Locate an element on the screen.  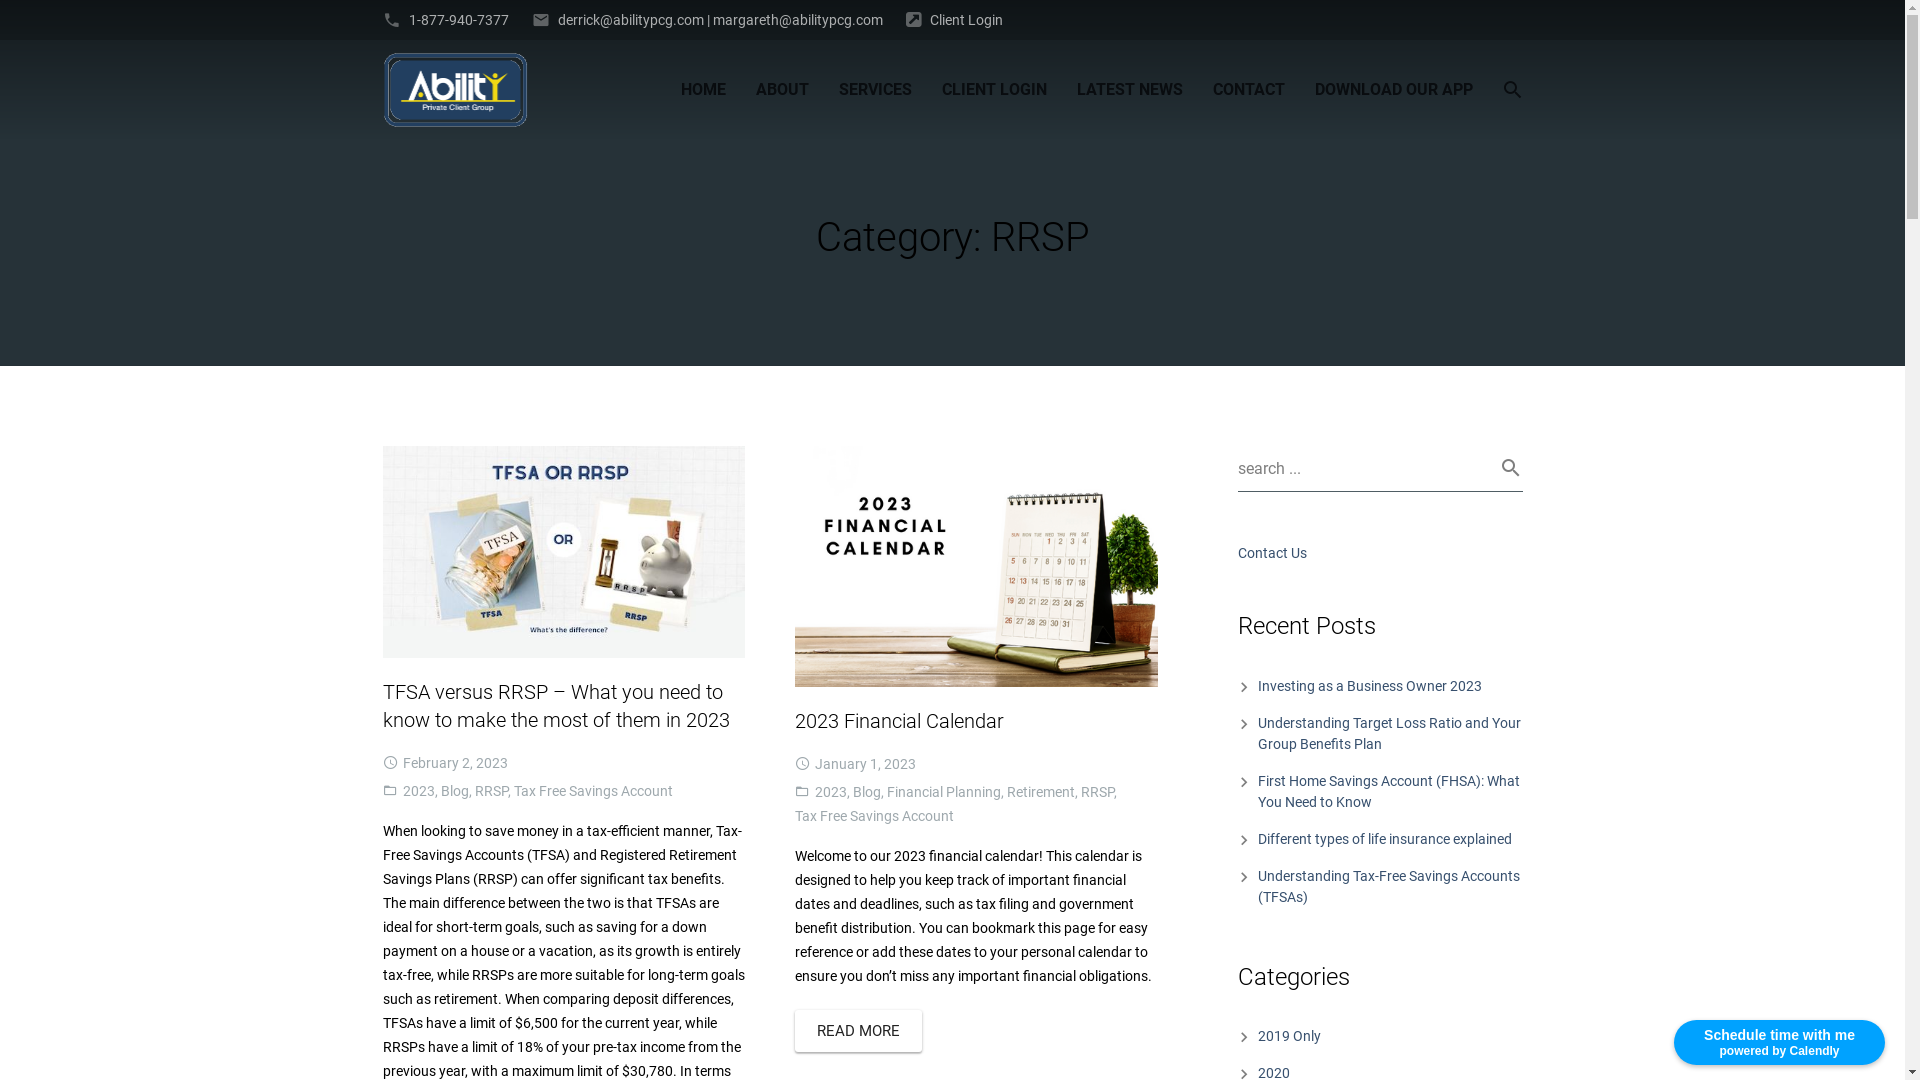
'LATEST NEWS' is located at coordinates (1129, 88).